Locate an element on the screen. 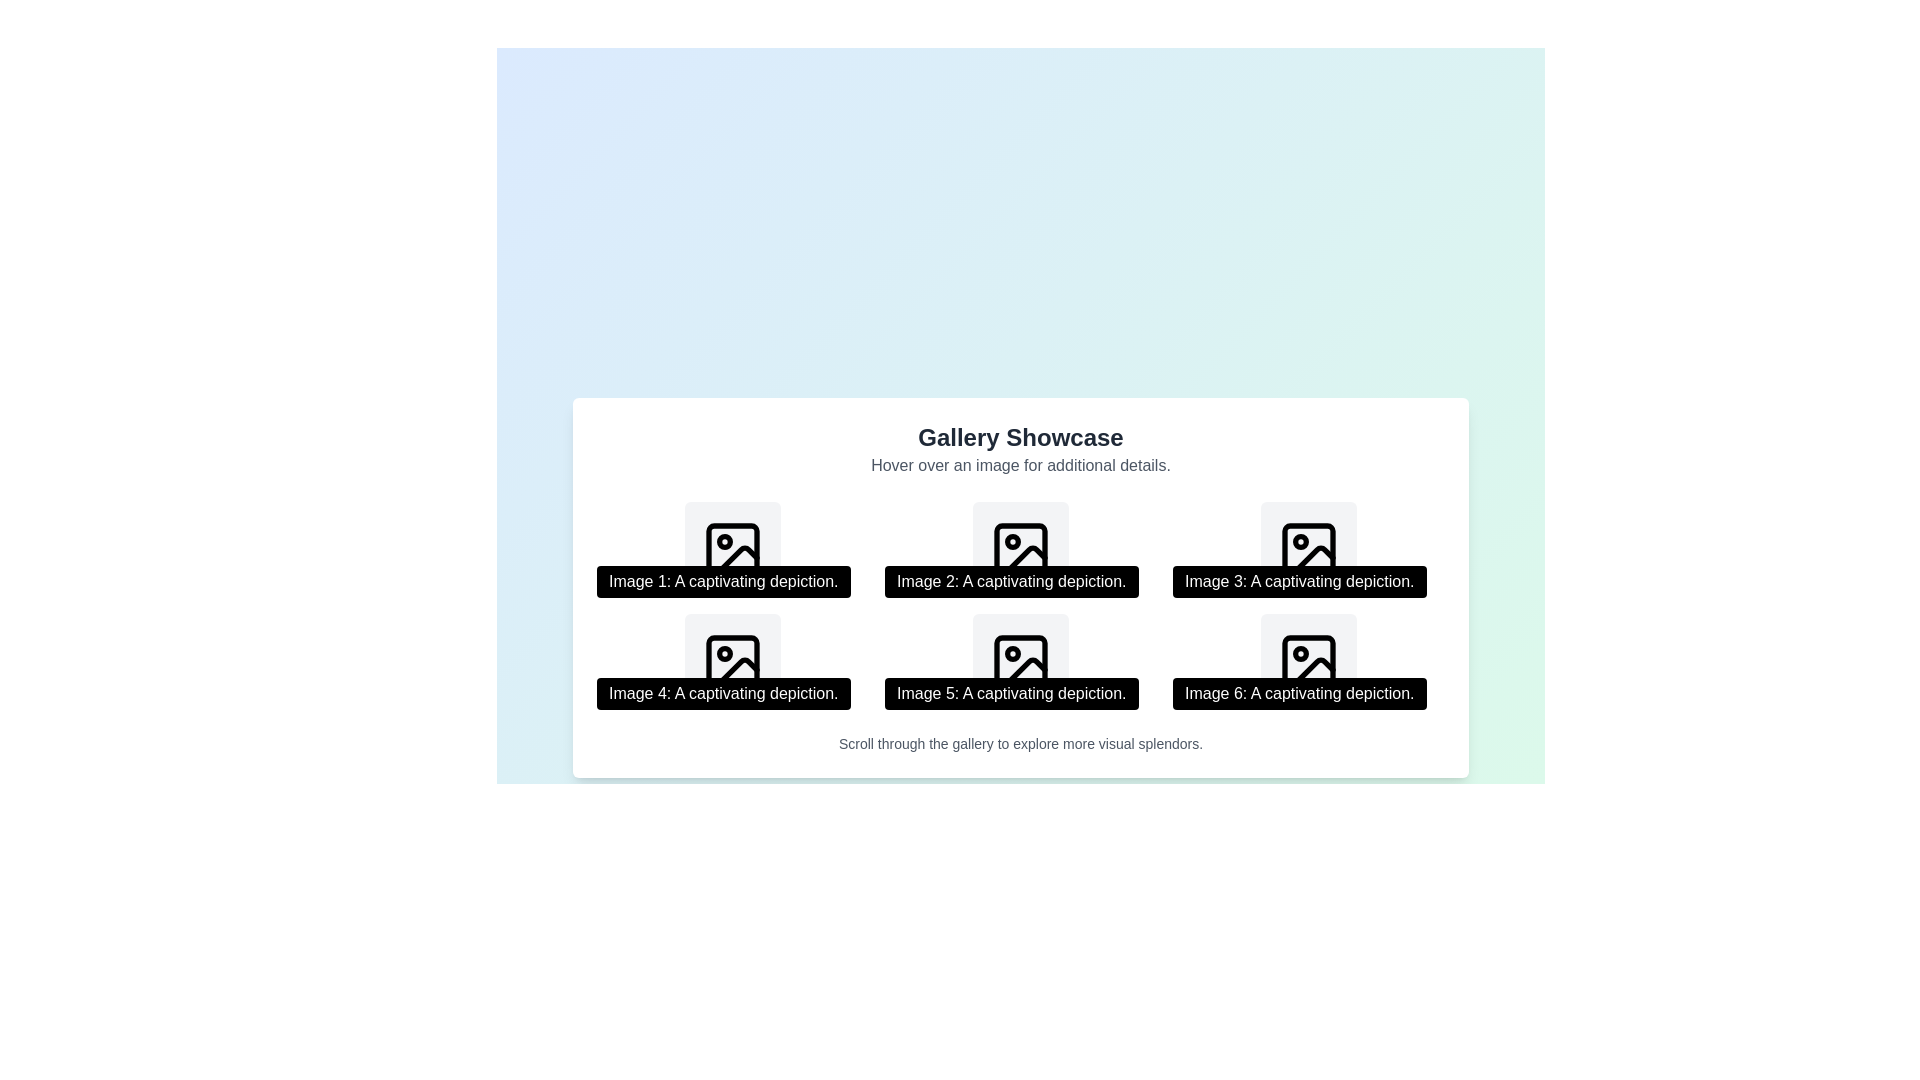 This screenshot has width=1920, height=1080. caption of the image placeholder labeled 'Image 6: A captivating depiction.' which is located in the third column of the second row in a grid layout is located at coordinates (1309, 662).